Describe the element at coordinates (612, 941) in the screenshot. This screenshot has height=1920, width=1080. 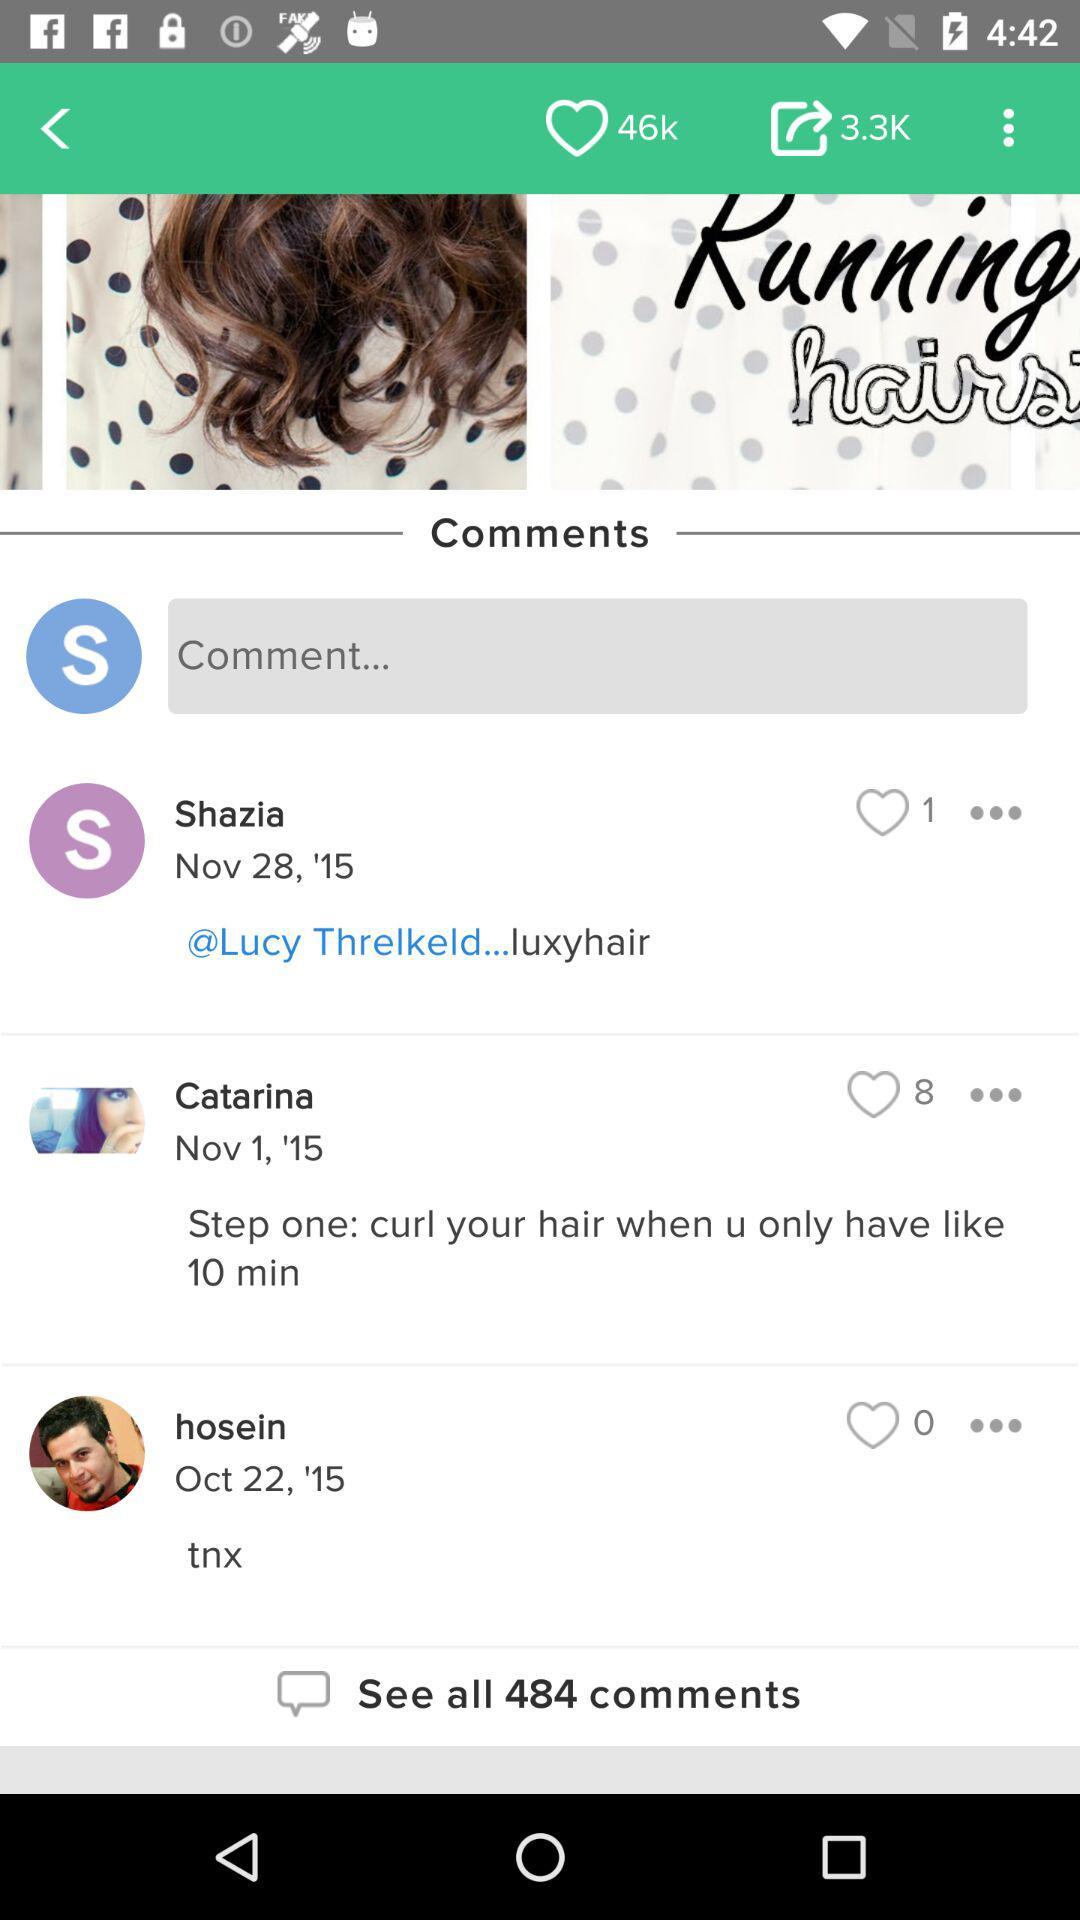
I see `@lucy threlkeld...luxyhair item` at that location.